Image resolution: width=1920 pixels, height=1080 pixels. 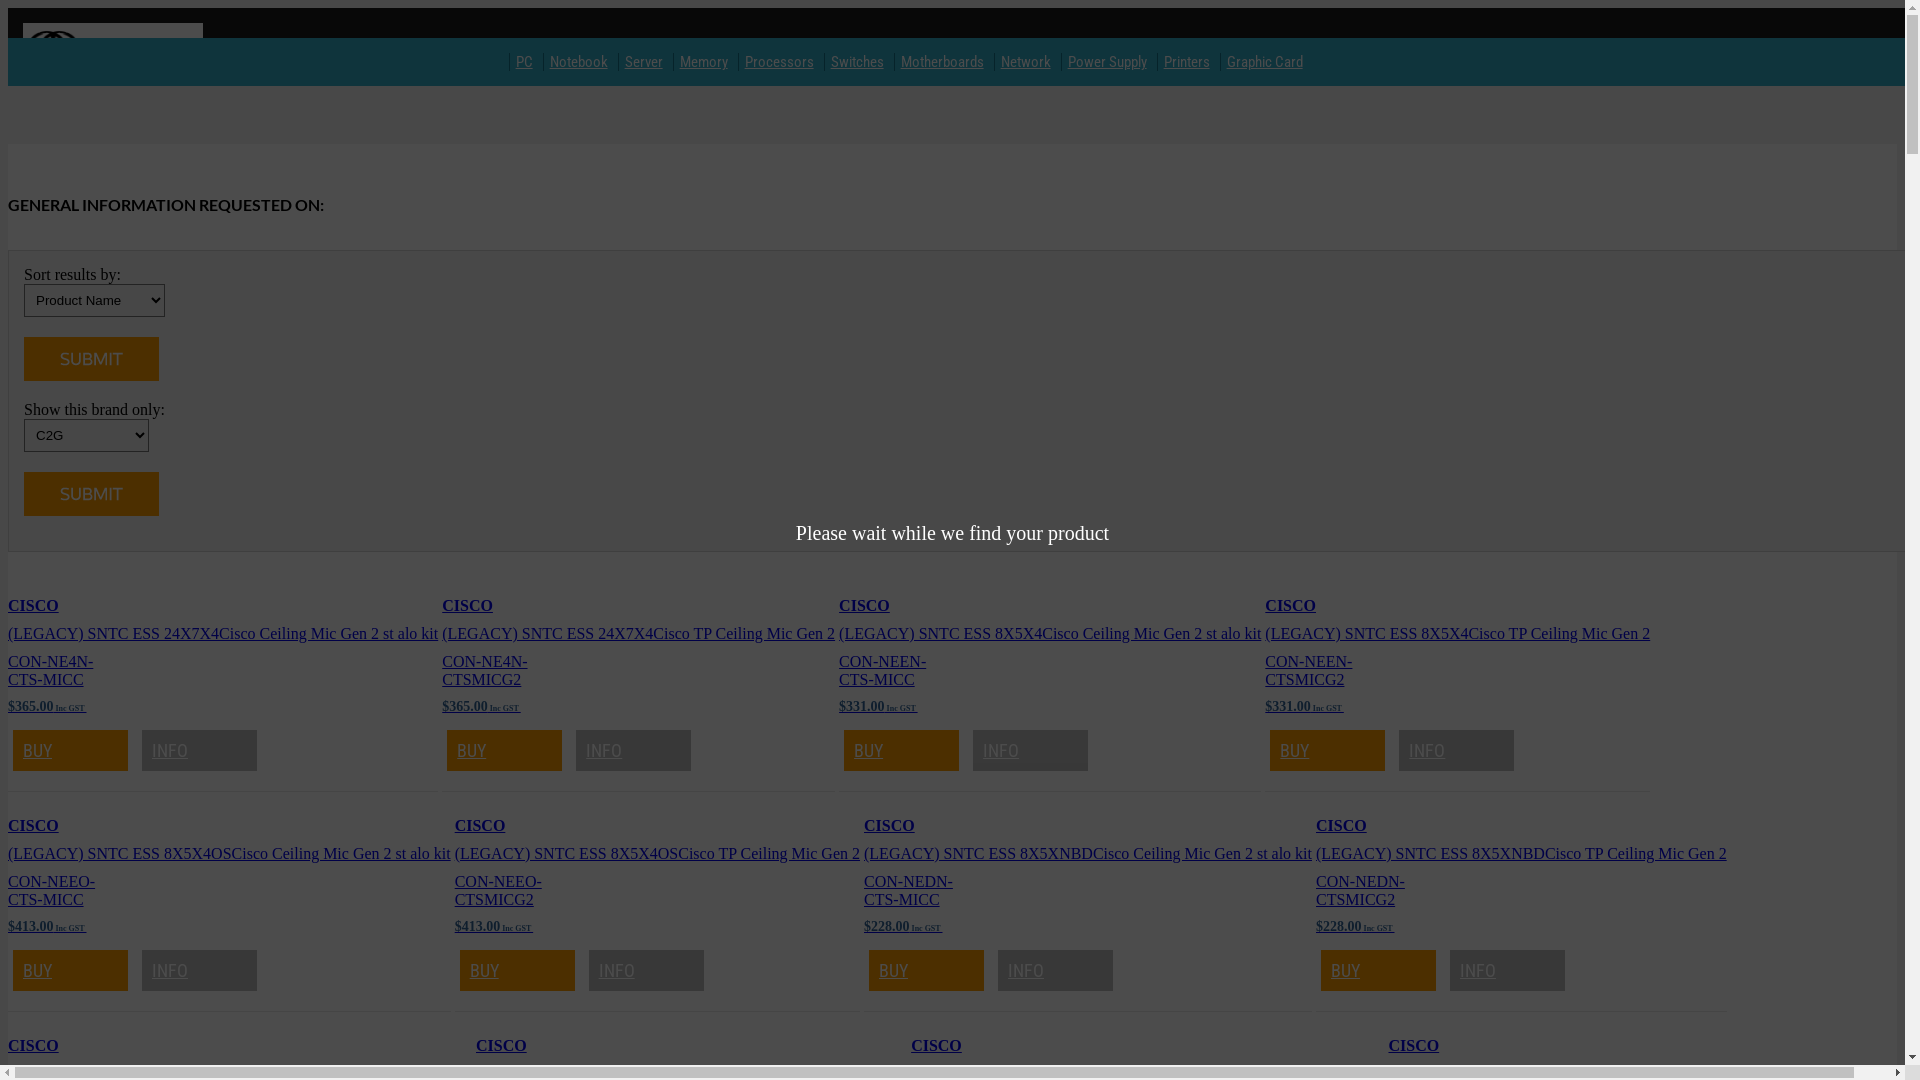 What do you see at coordinates (578, 60) in the screenshot?
I see `'Notebook'` at bounding box center [578, 60].